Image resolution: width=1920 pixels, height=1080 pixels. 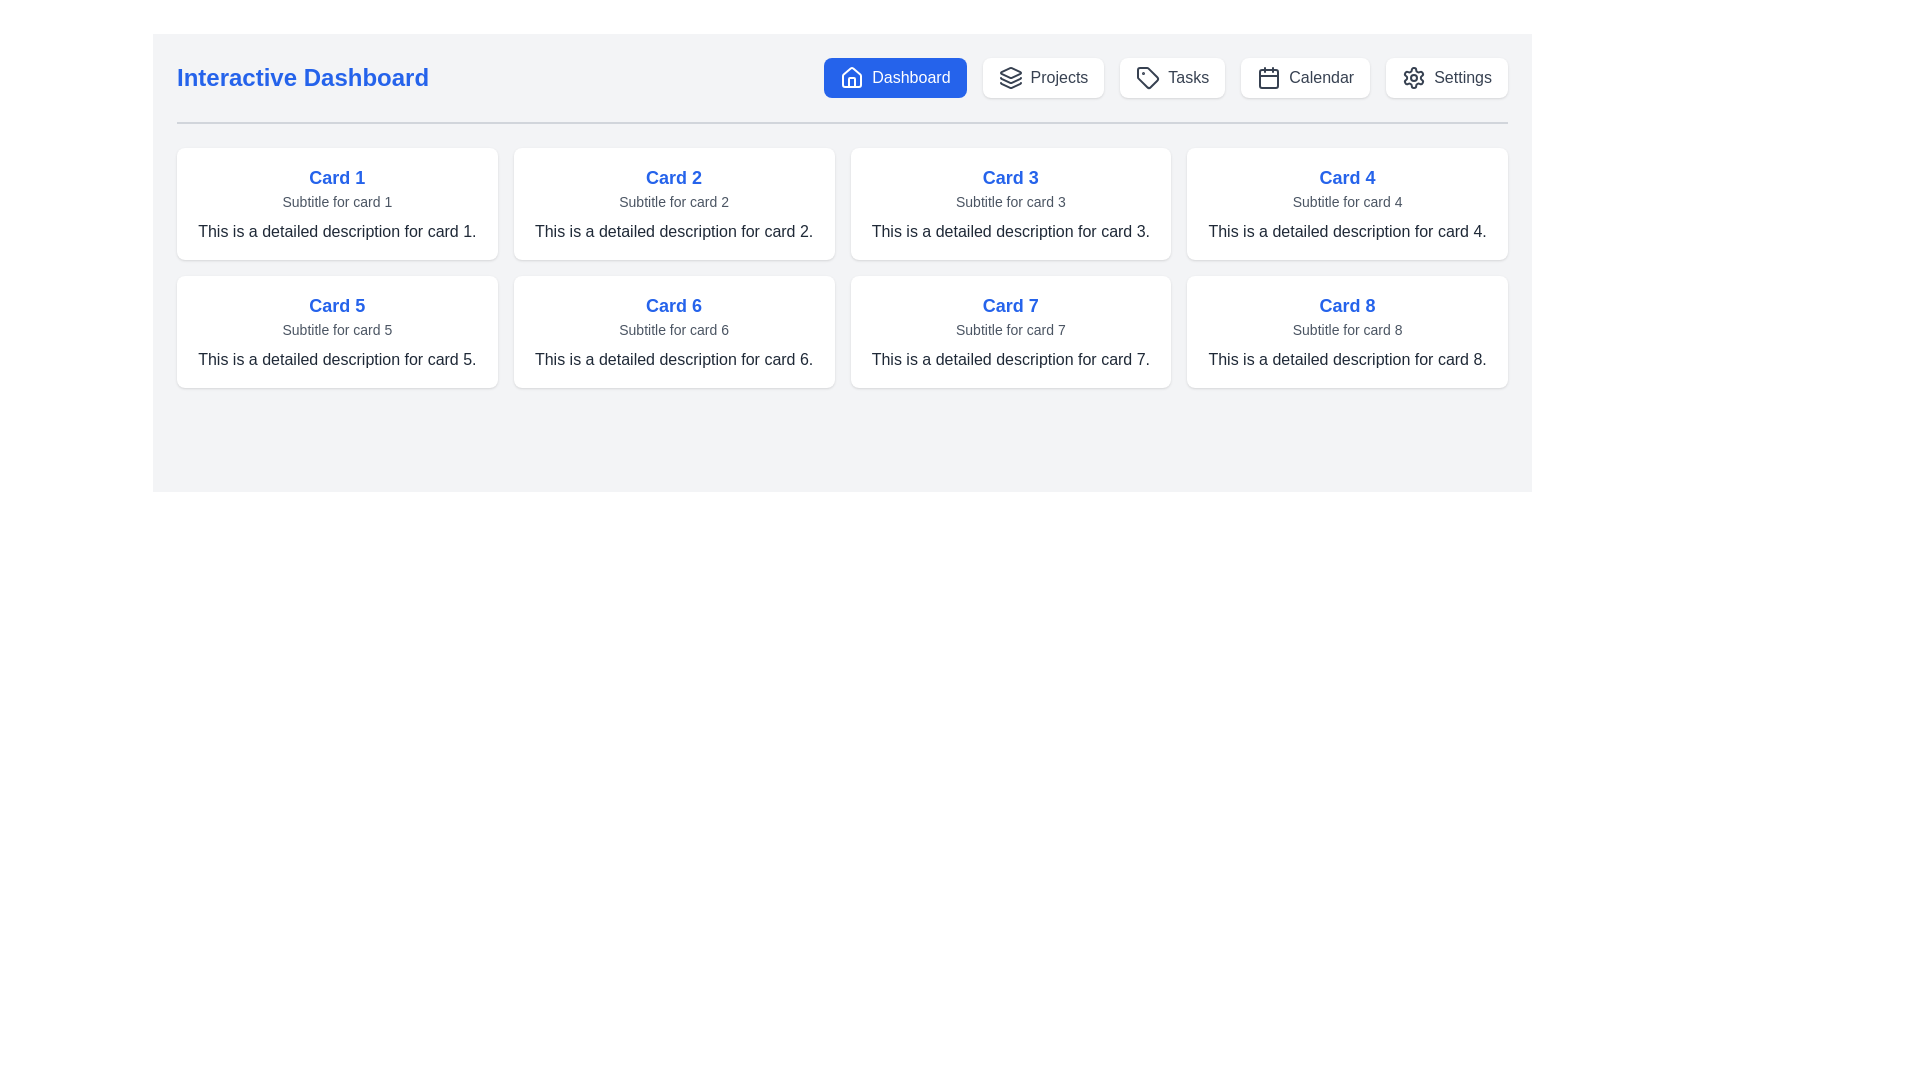 What do you see at coordinates (852, 76) in the screenshot?
I see `the 'home' icon representing the Dashboard page, located in the top navigation bar to the left of the 'Dashboard' text` at bounding box center [852, 76].